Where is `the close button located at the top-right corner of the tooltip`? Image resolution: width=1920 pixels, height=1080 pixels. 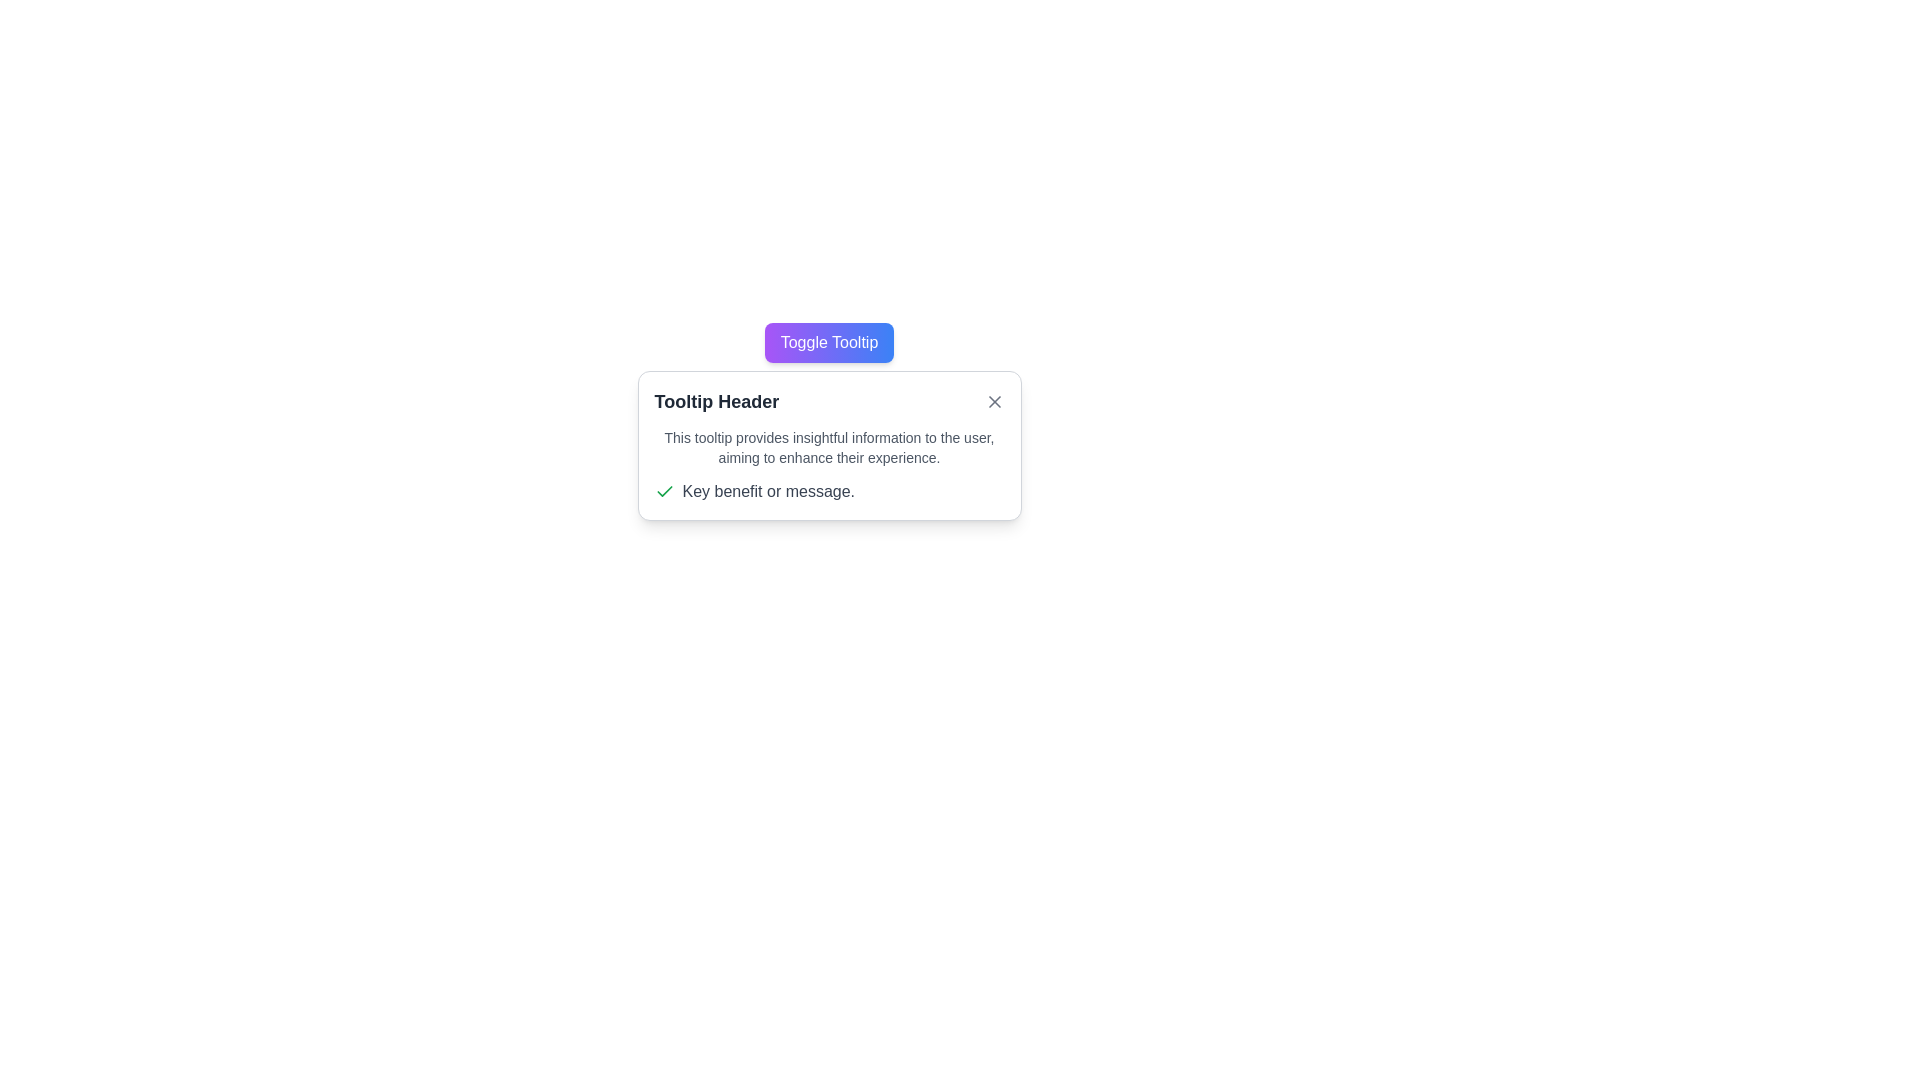
the close button located at the top-right corner of the tooltip is located at coordinates (994, 401).